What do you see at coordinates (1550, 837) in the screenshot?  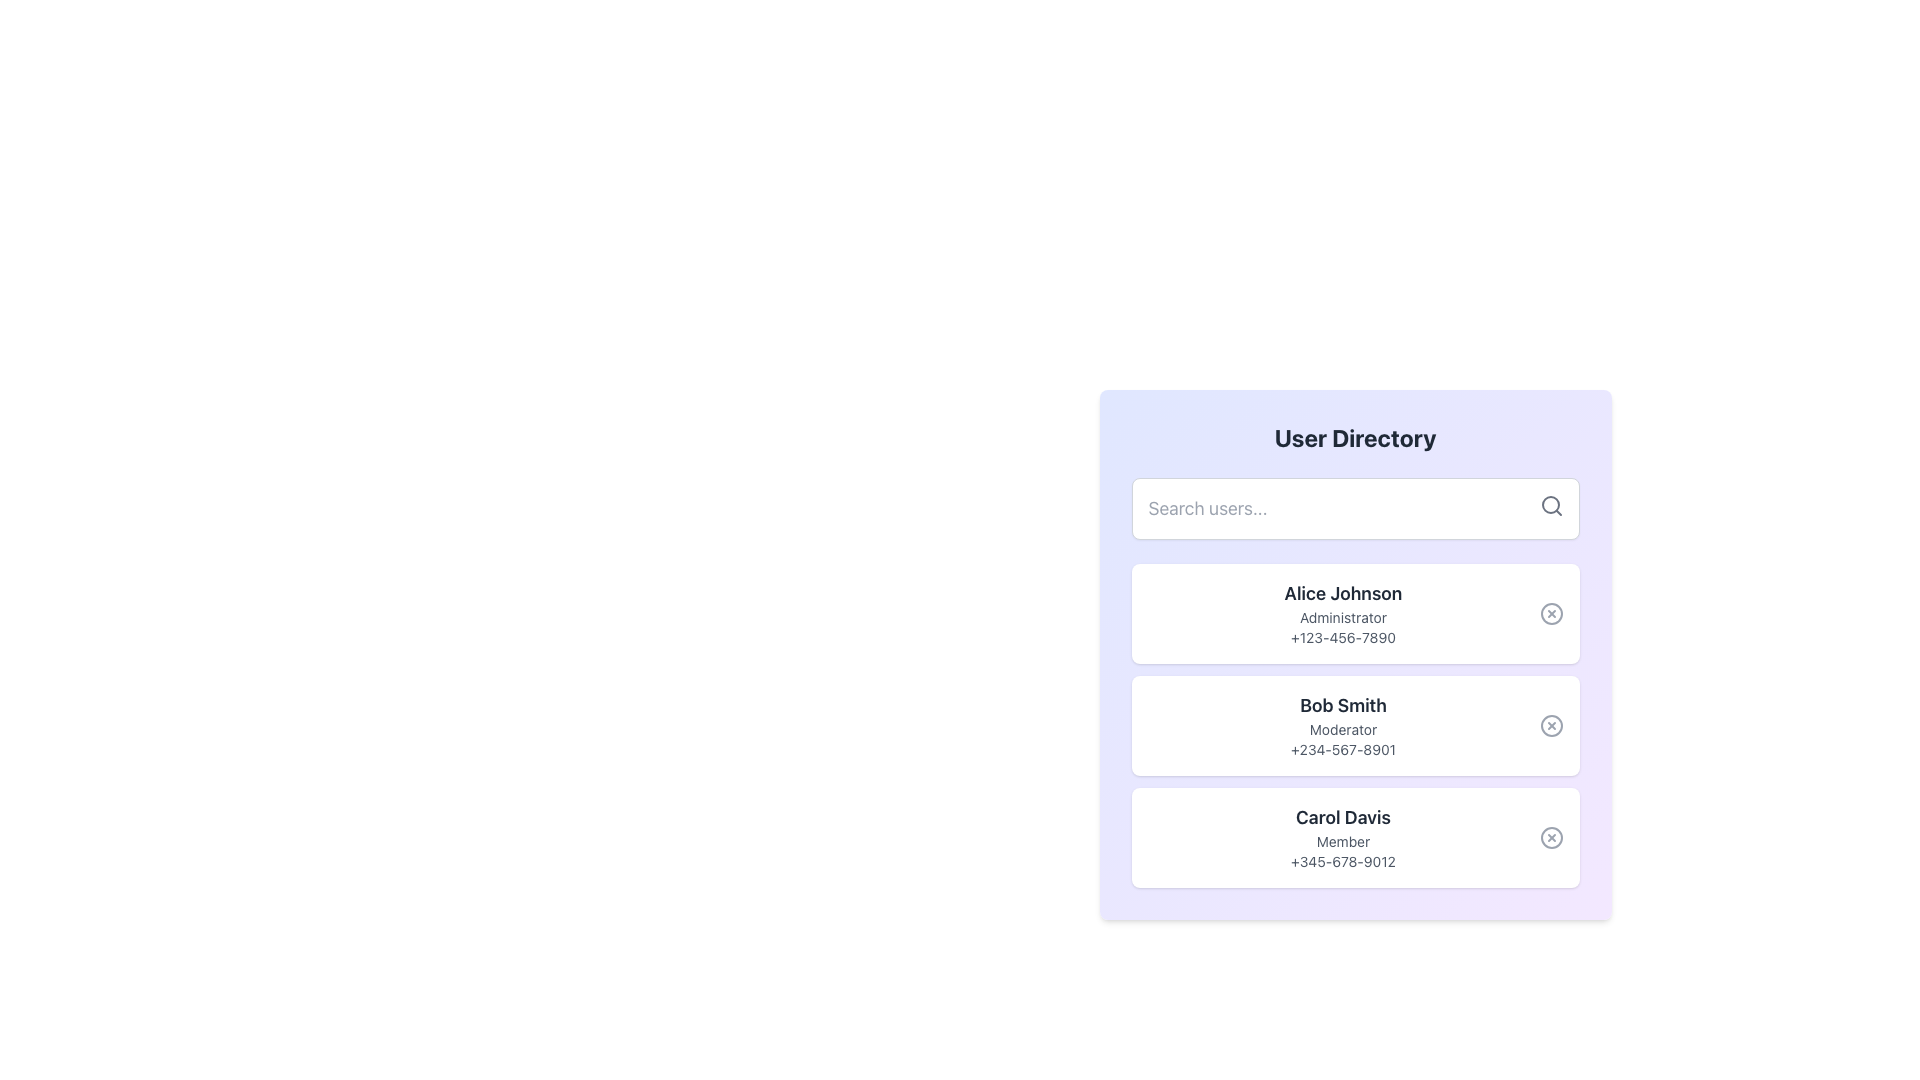 I see `the circular icon with a gray border containing an X mark, located at the far-right end of the third card displaying 'Carol Davis' details` at bounding box center [1550, 837].